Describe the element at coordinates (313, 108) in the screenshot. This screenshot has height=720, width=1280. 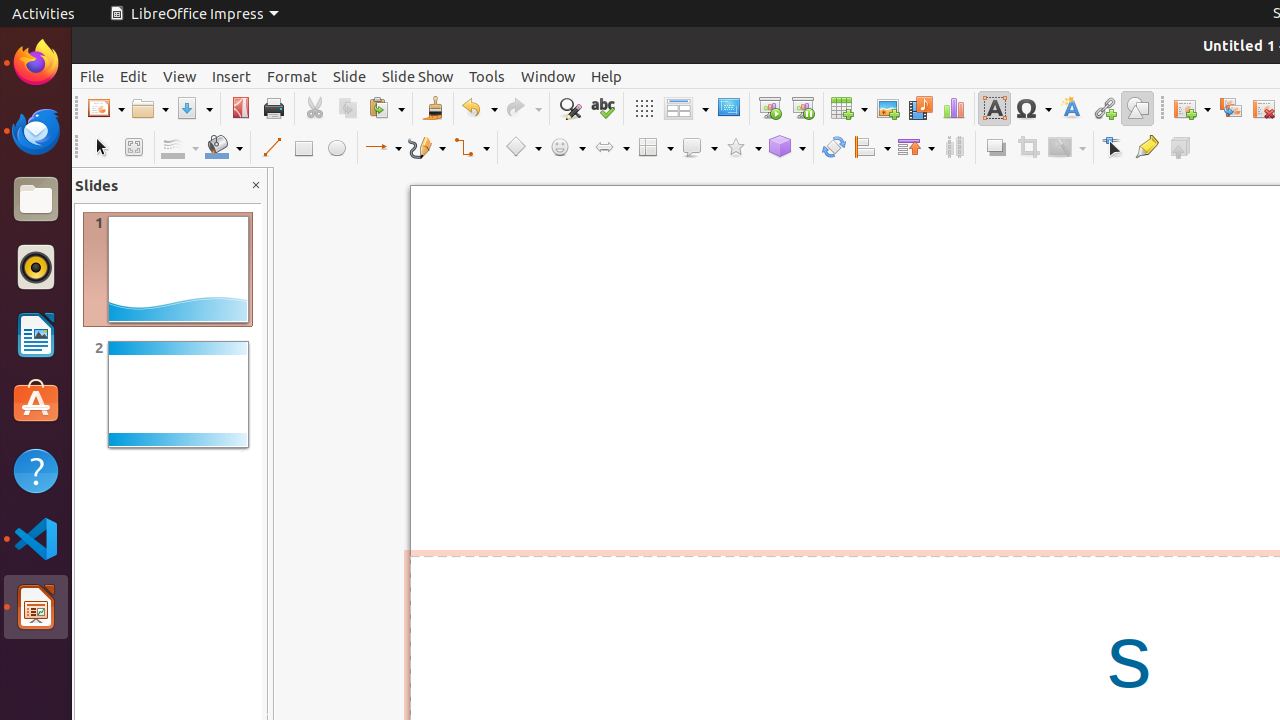
I see `'Cut'` at that location.